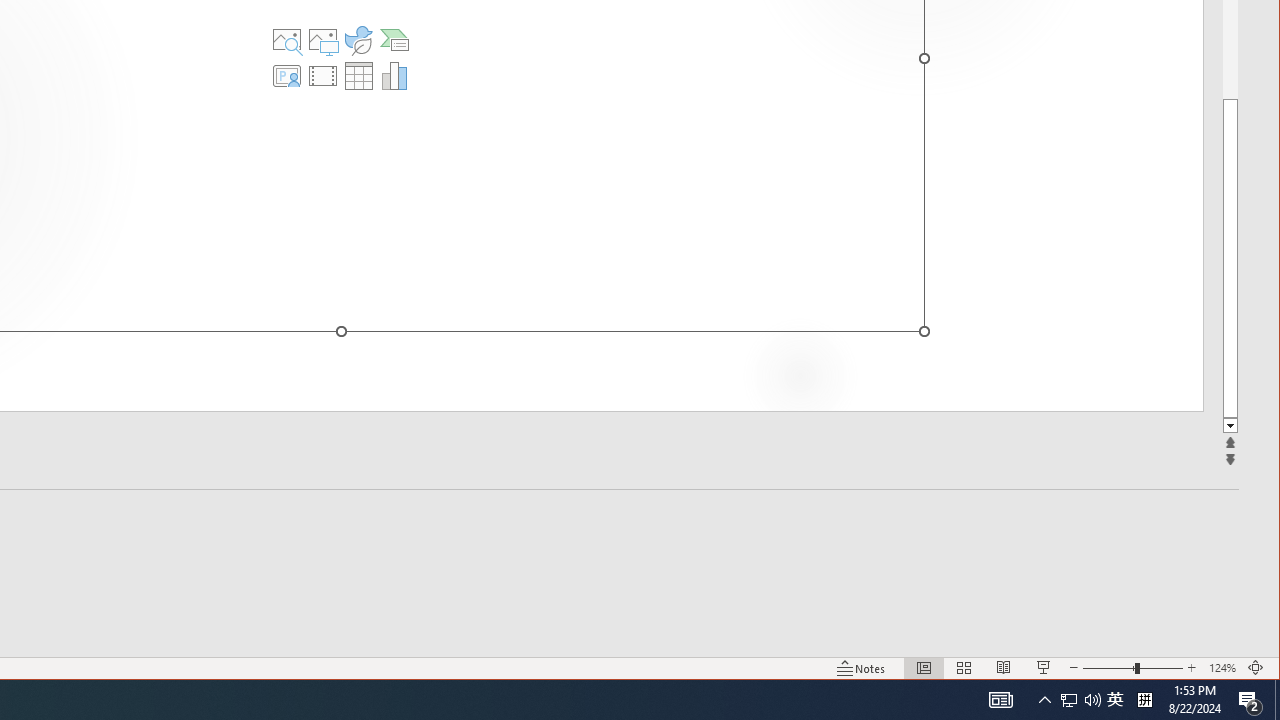  I want to click on 'Insert a SmartArt Graphic', so click(394, 39).